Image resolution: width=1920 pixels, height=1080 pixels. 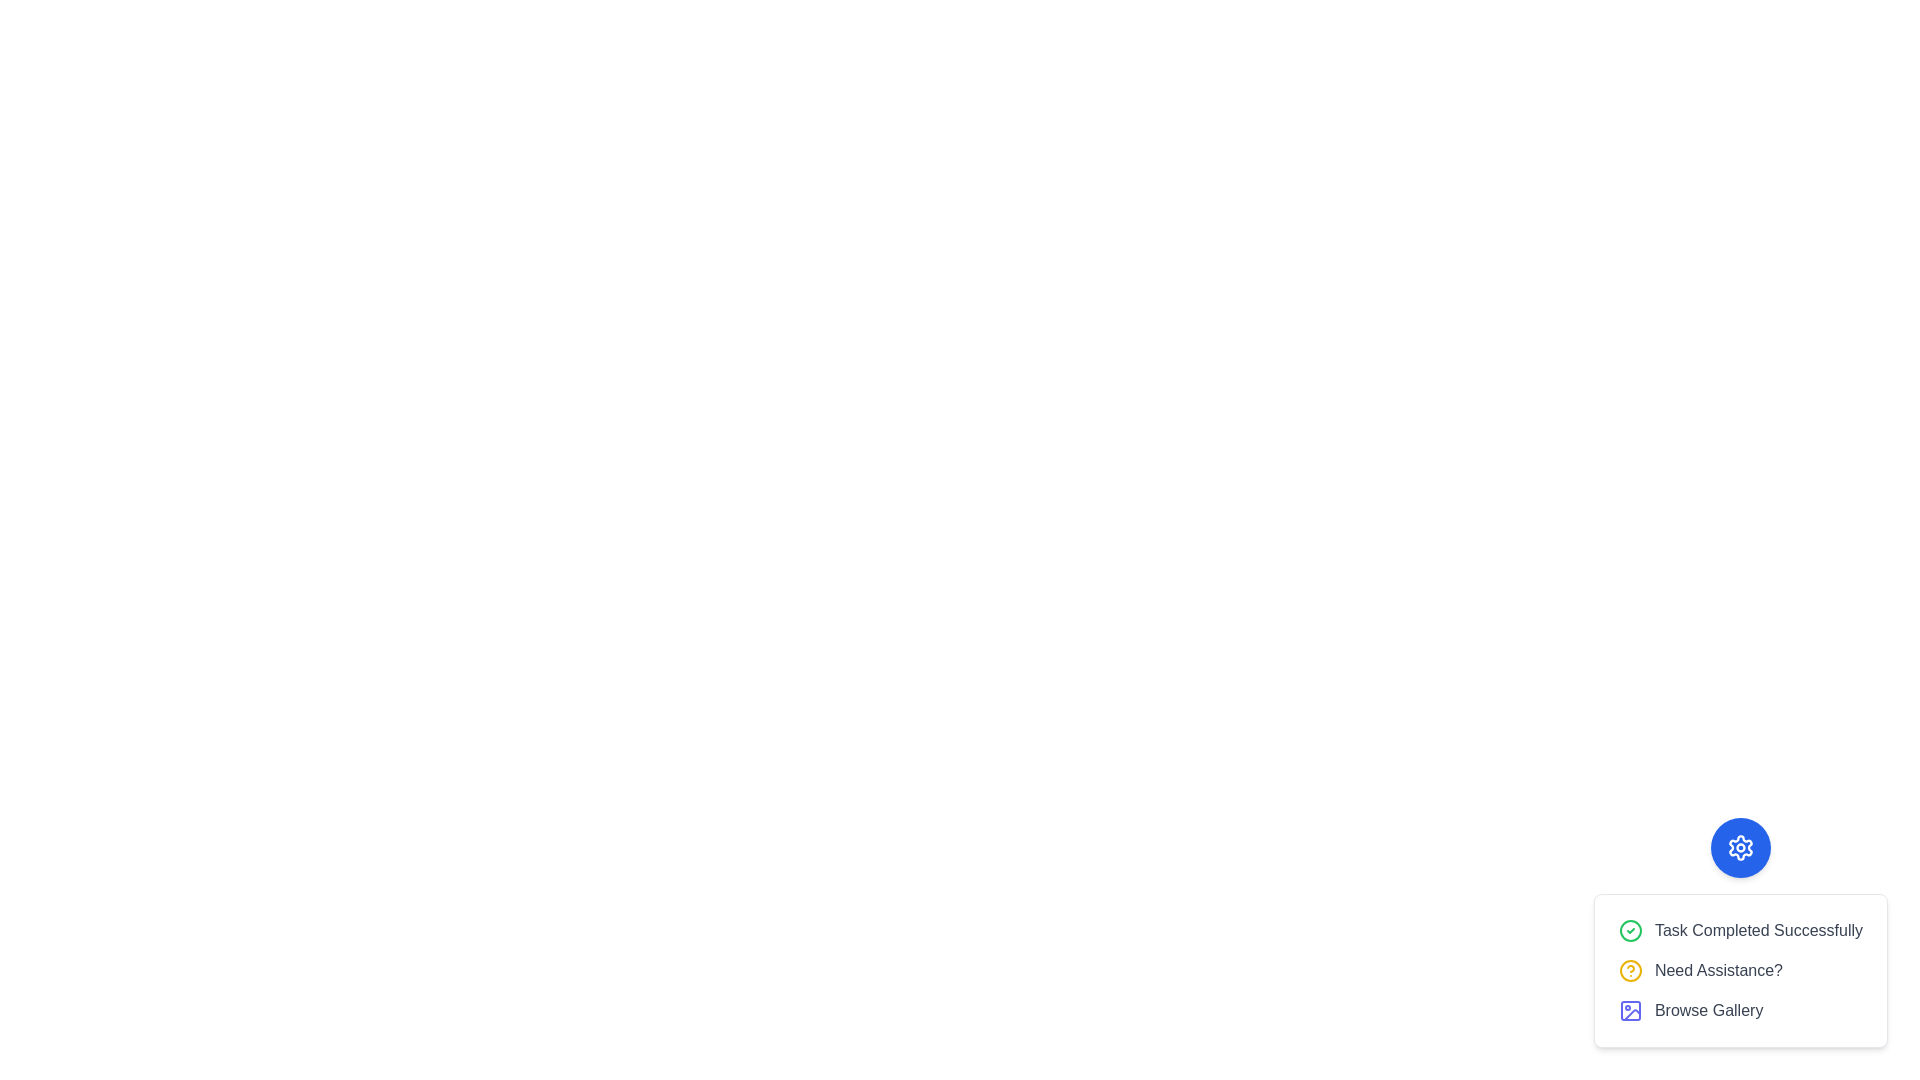 I want to click on the yellow circular graphic element in the bottom-right section of the interface, which is part of an icon-like structure in the SVG representation, so click(x=1630, y=970).